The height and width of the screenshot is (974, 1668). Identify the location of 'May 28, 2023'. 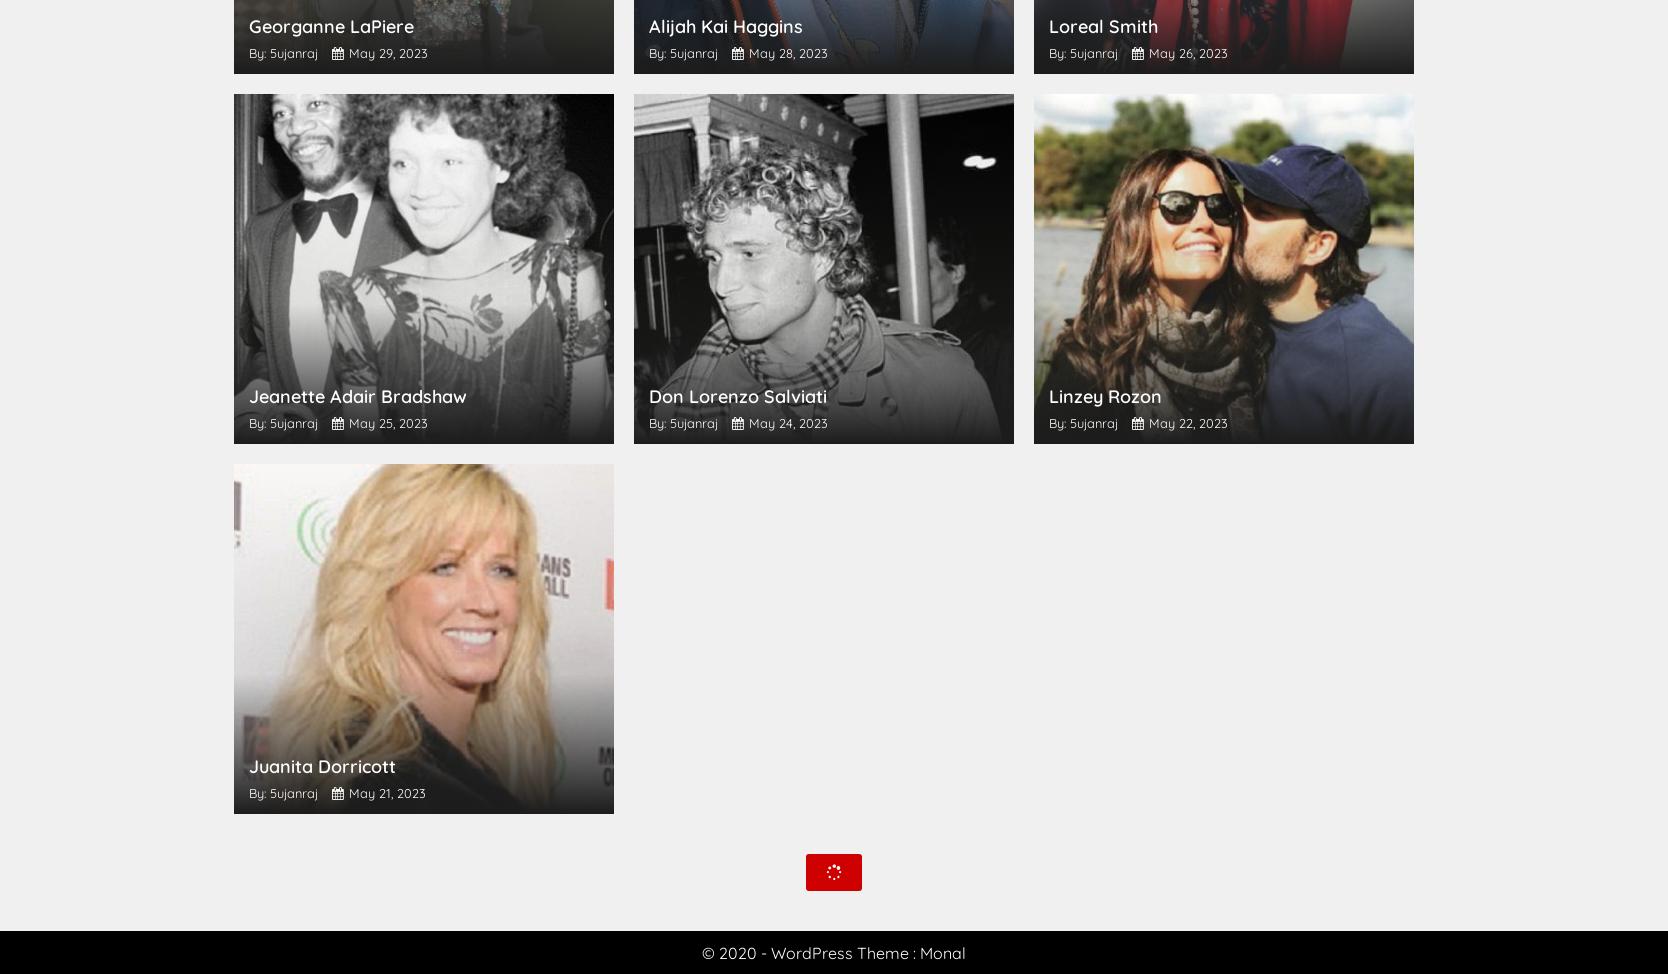
(747, 52).